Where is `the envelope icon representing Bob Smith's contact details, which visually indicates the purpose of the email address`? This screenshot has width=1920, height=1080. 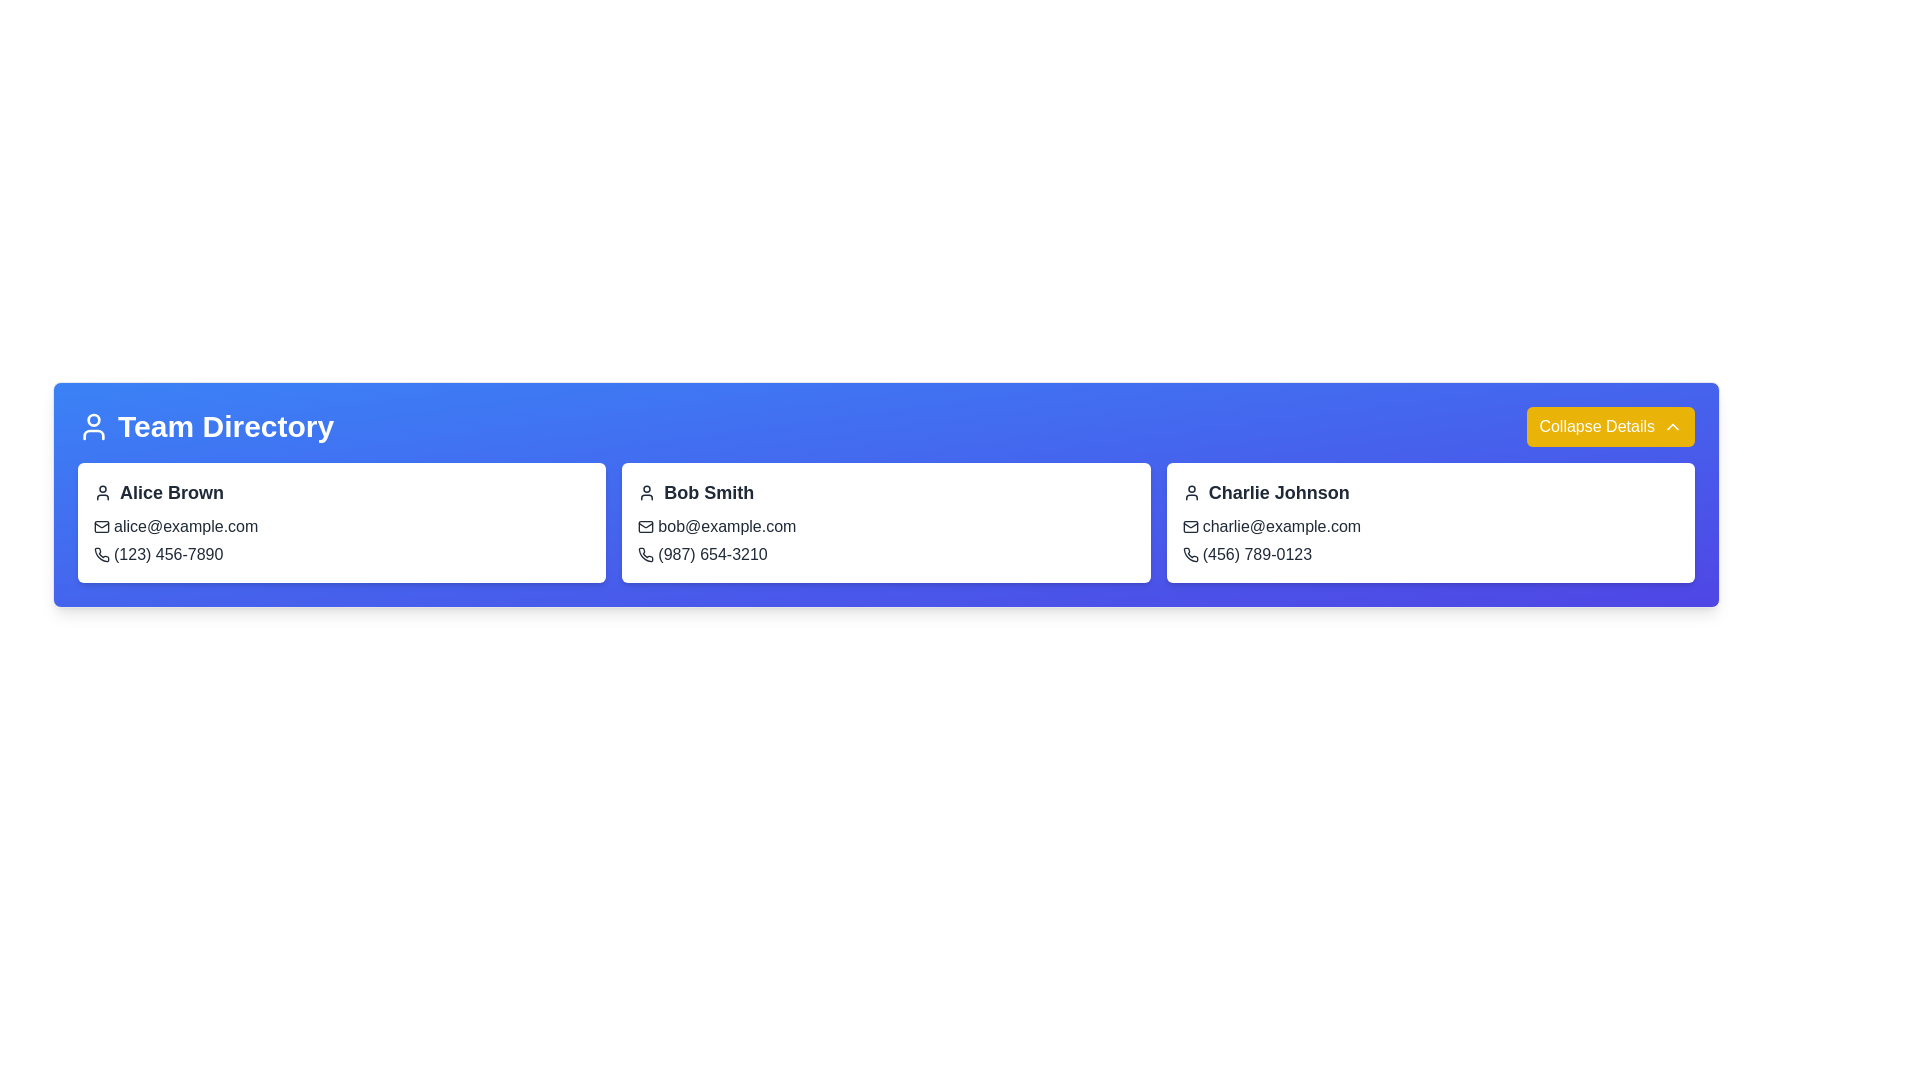 the envelope icon representing Bob Smith's contact details, which visually indicates the purpose of the email address is located at coordinates (646, 526).